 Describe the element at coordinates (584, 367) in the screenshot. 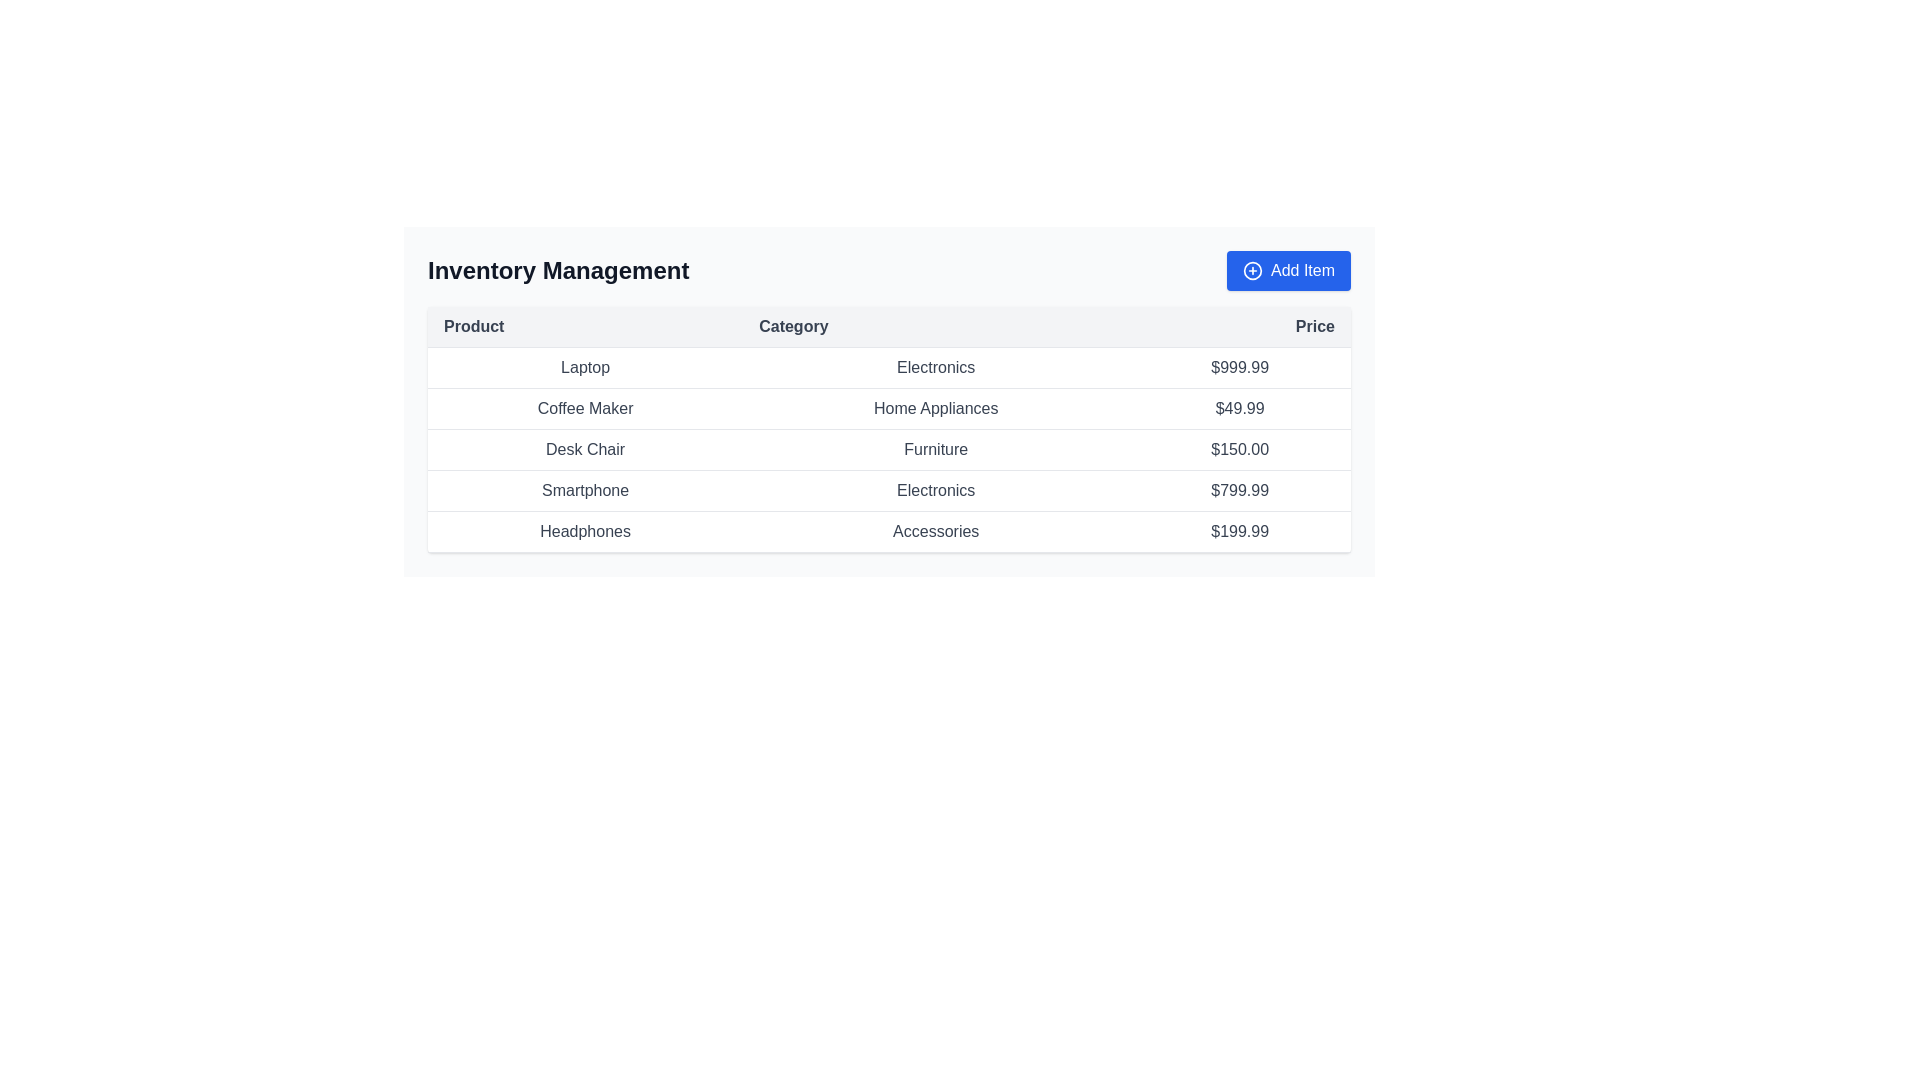

I see `Text label indicating the product name in the first data row under the 'Product' column of the inventory management table for additional information` at that location.